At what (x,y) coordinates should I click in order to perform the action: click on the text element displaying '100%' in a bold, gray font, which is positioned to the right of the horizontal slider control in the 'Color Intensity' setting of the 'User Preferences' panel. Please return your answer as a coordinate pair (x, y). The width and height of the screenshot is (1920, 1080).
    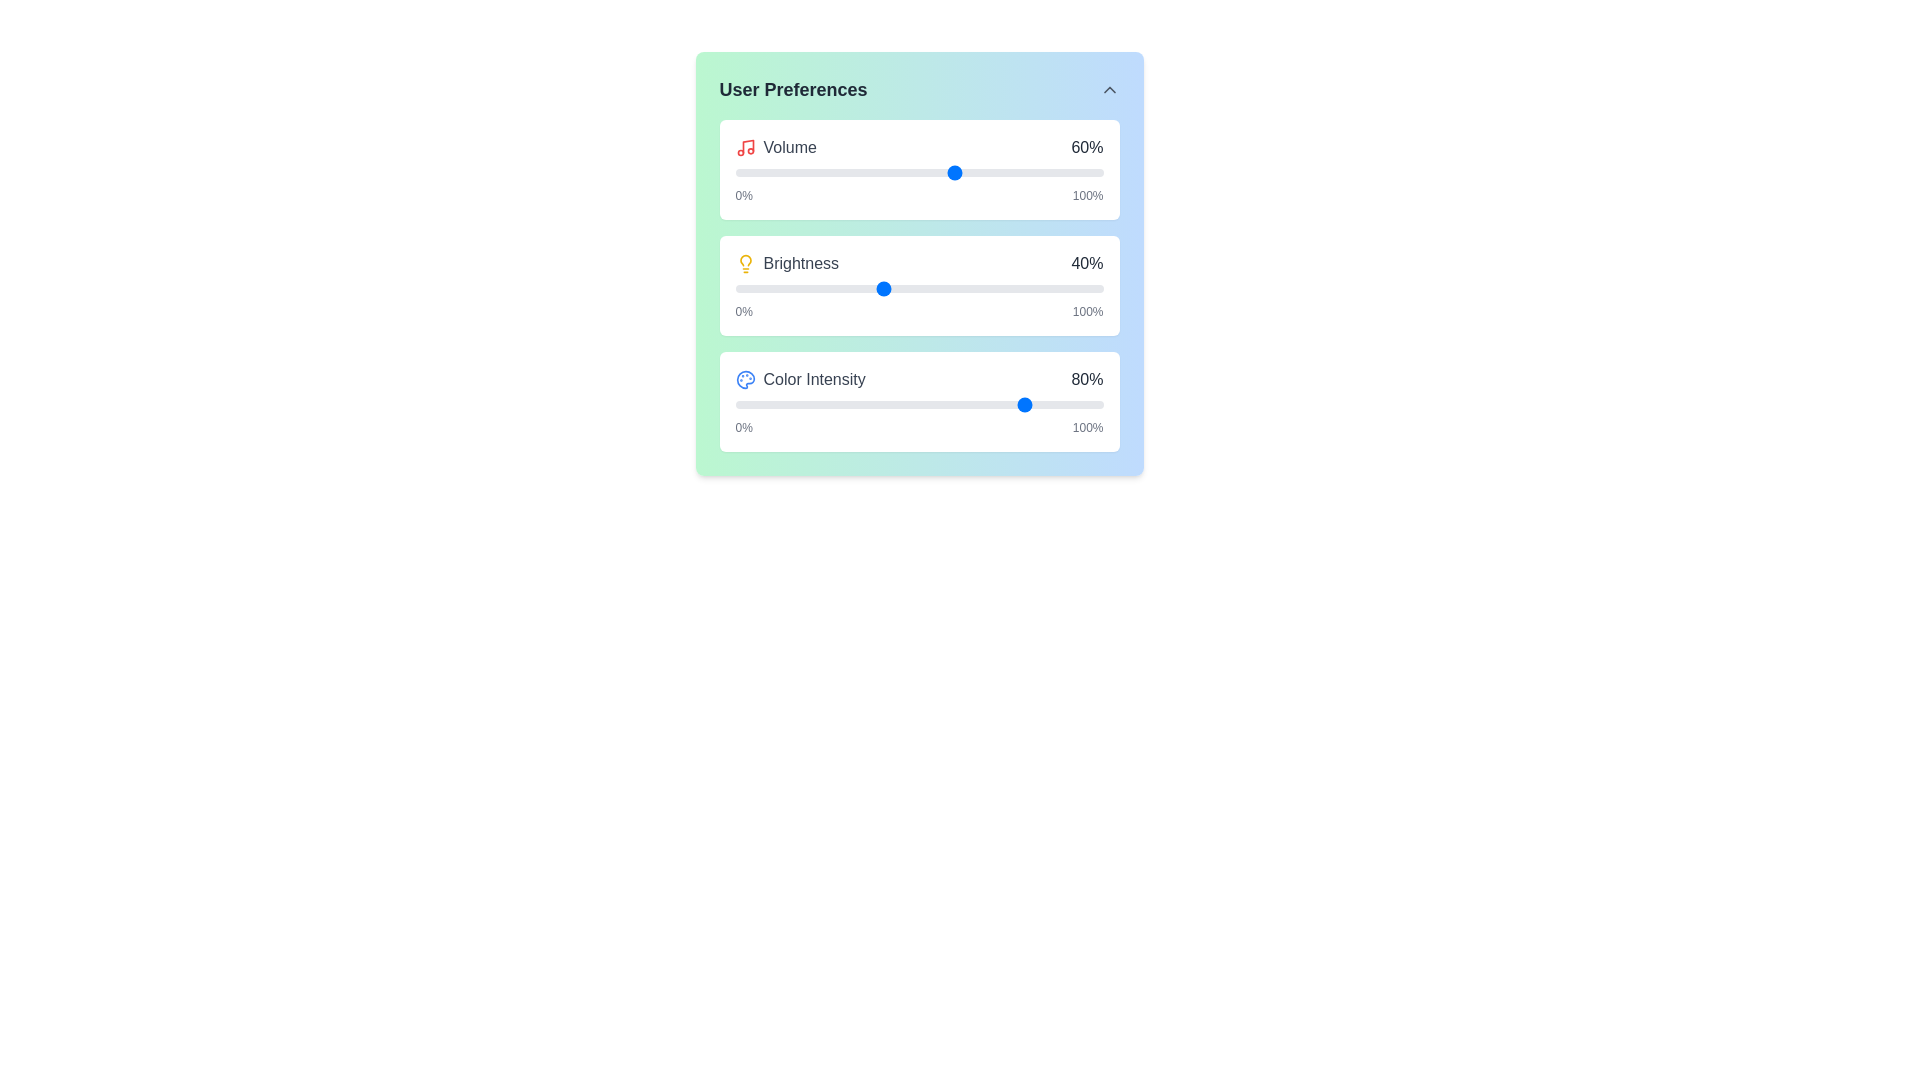
    Looking at the image, I should click on (1087, 427).